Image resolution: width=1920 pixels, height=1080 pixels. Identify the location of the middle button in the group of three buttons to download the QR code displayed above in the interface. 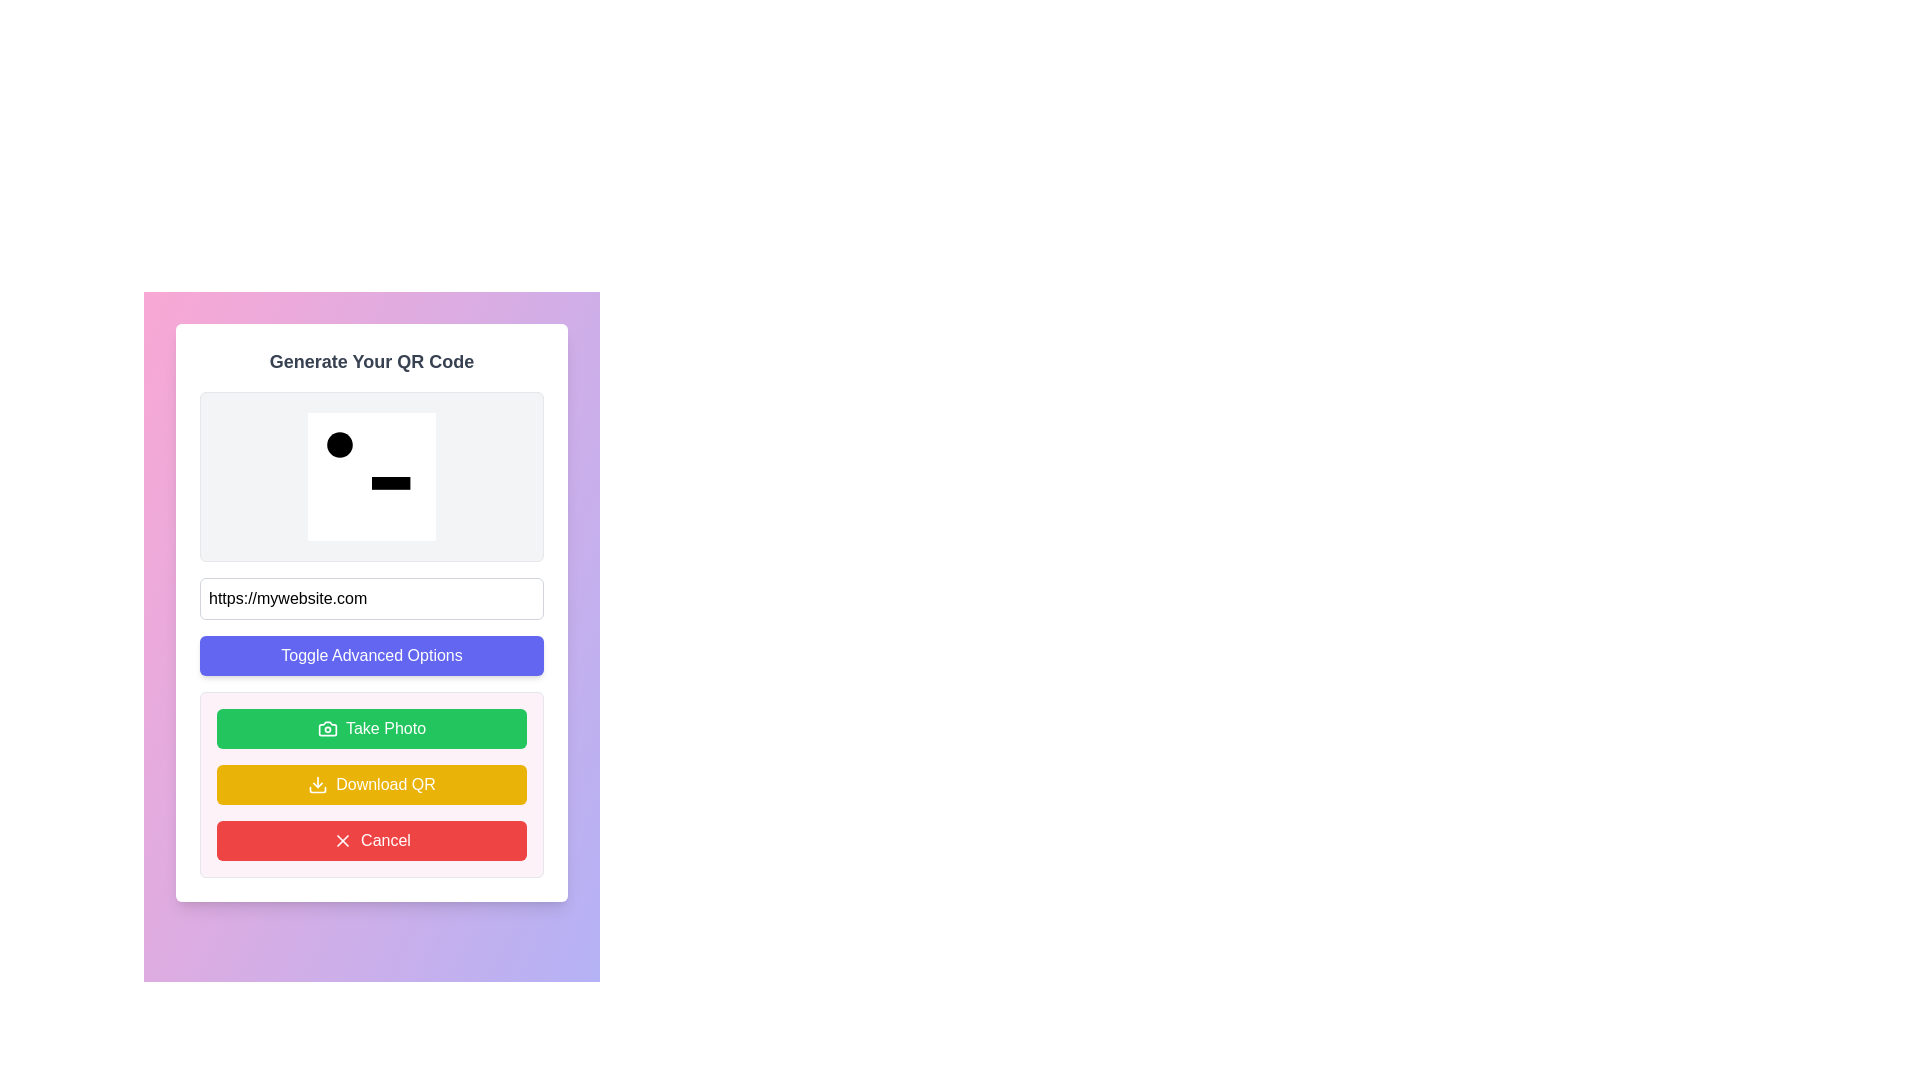
(372, 784).